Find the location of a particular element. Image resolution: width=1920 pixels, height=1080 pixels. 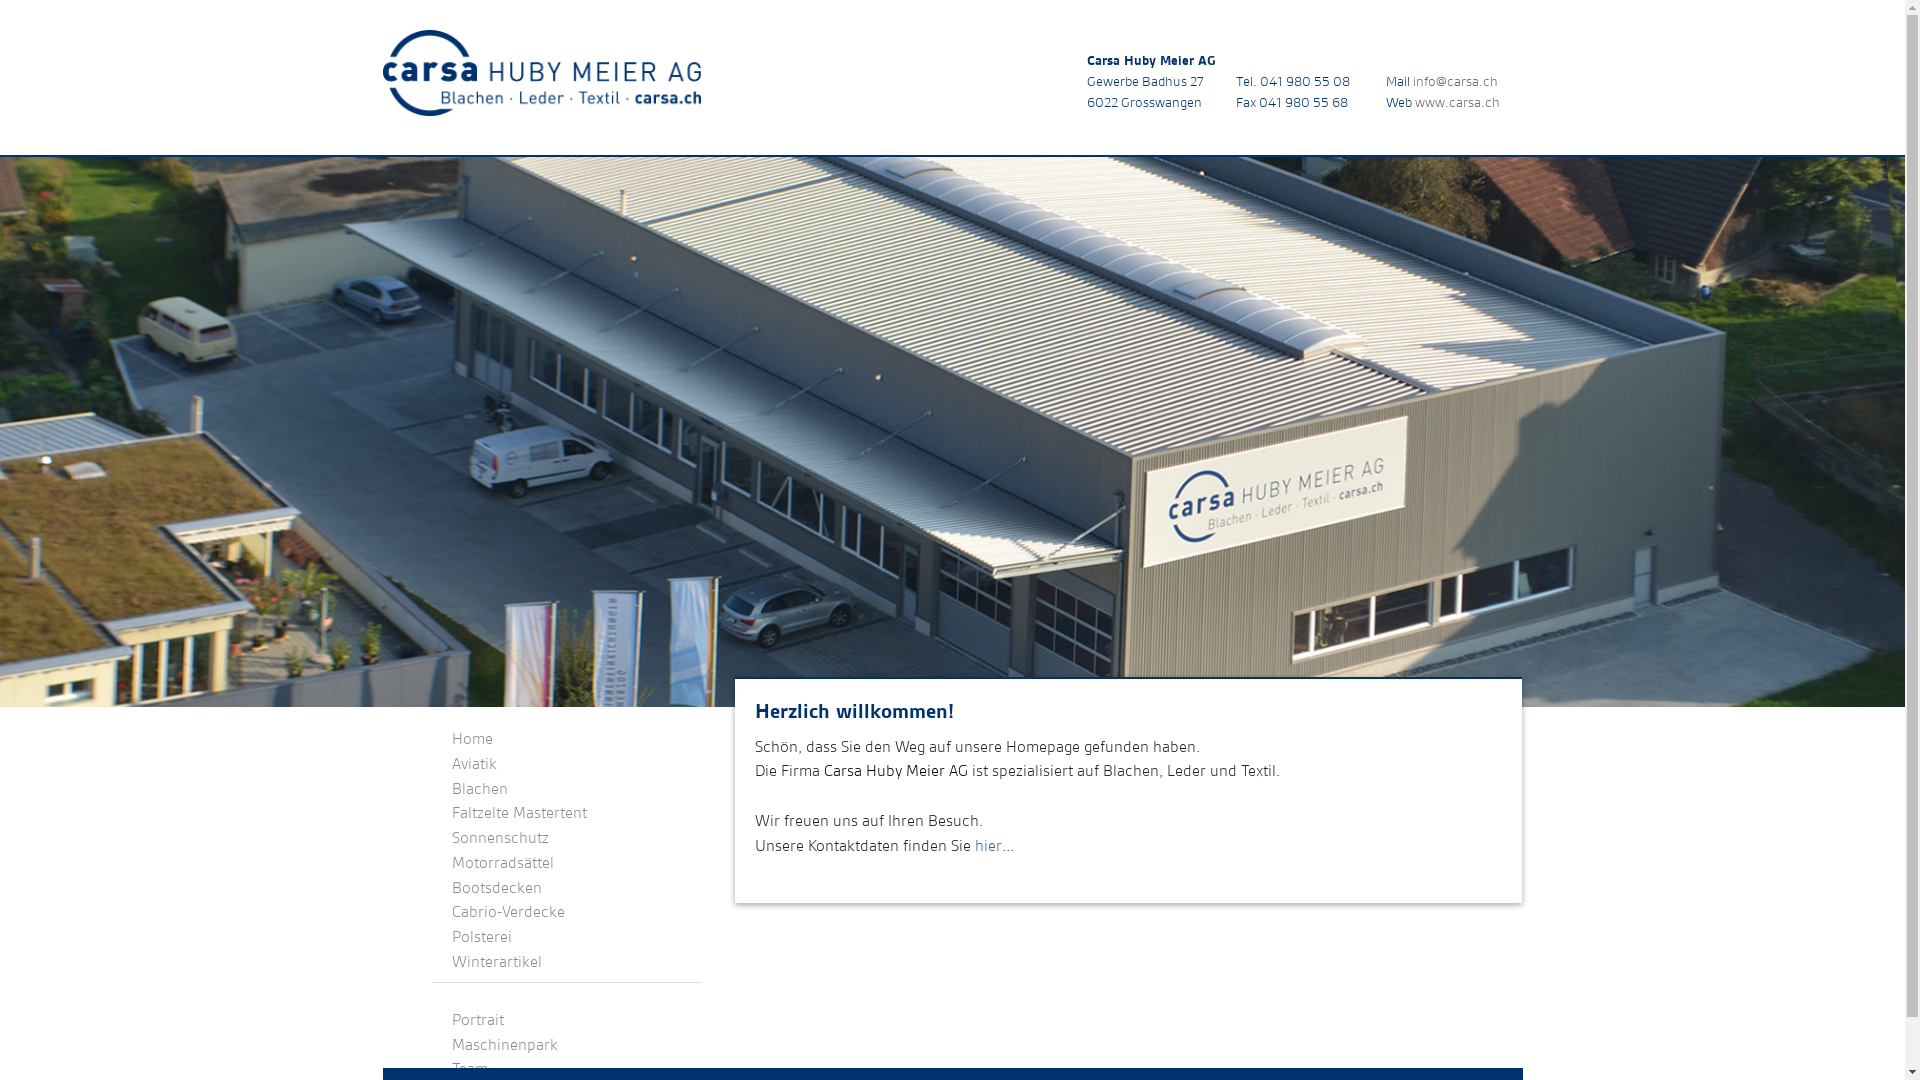

'Maschinenpark' is located at coordinates (504, 1043).